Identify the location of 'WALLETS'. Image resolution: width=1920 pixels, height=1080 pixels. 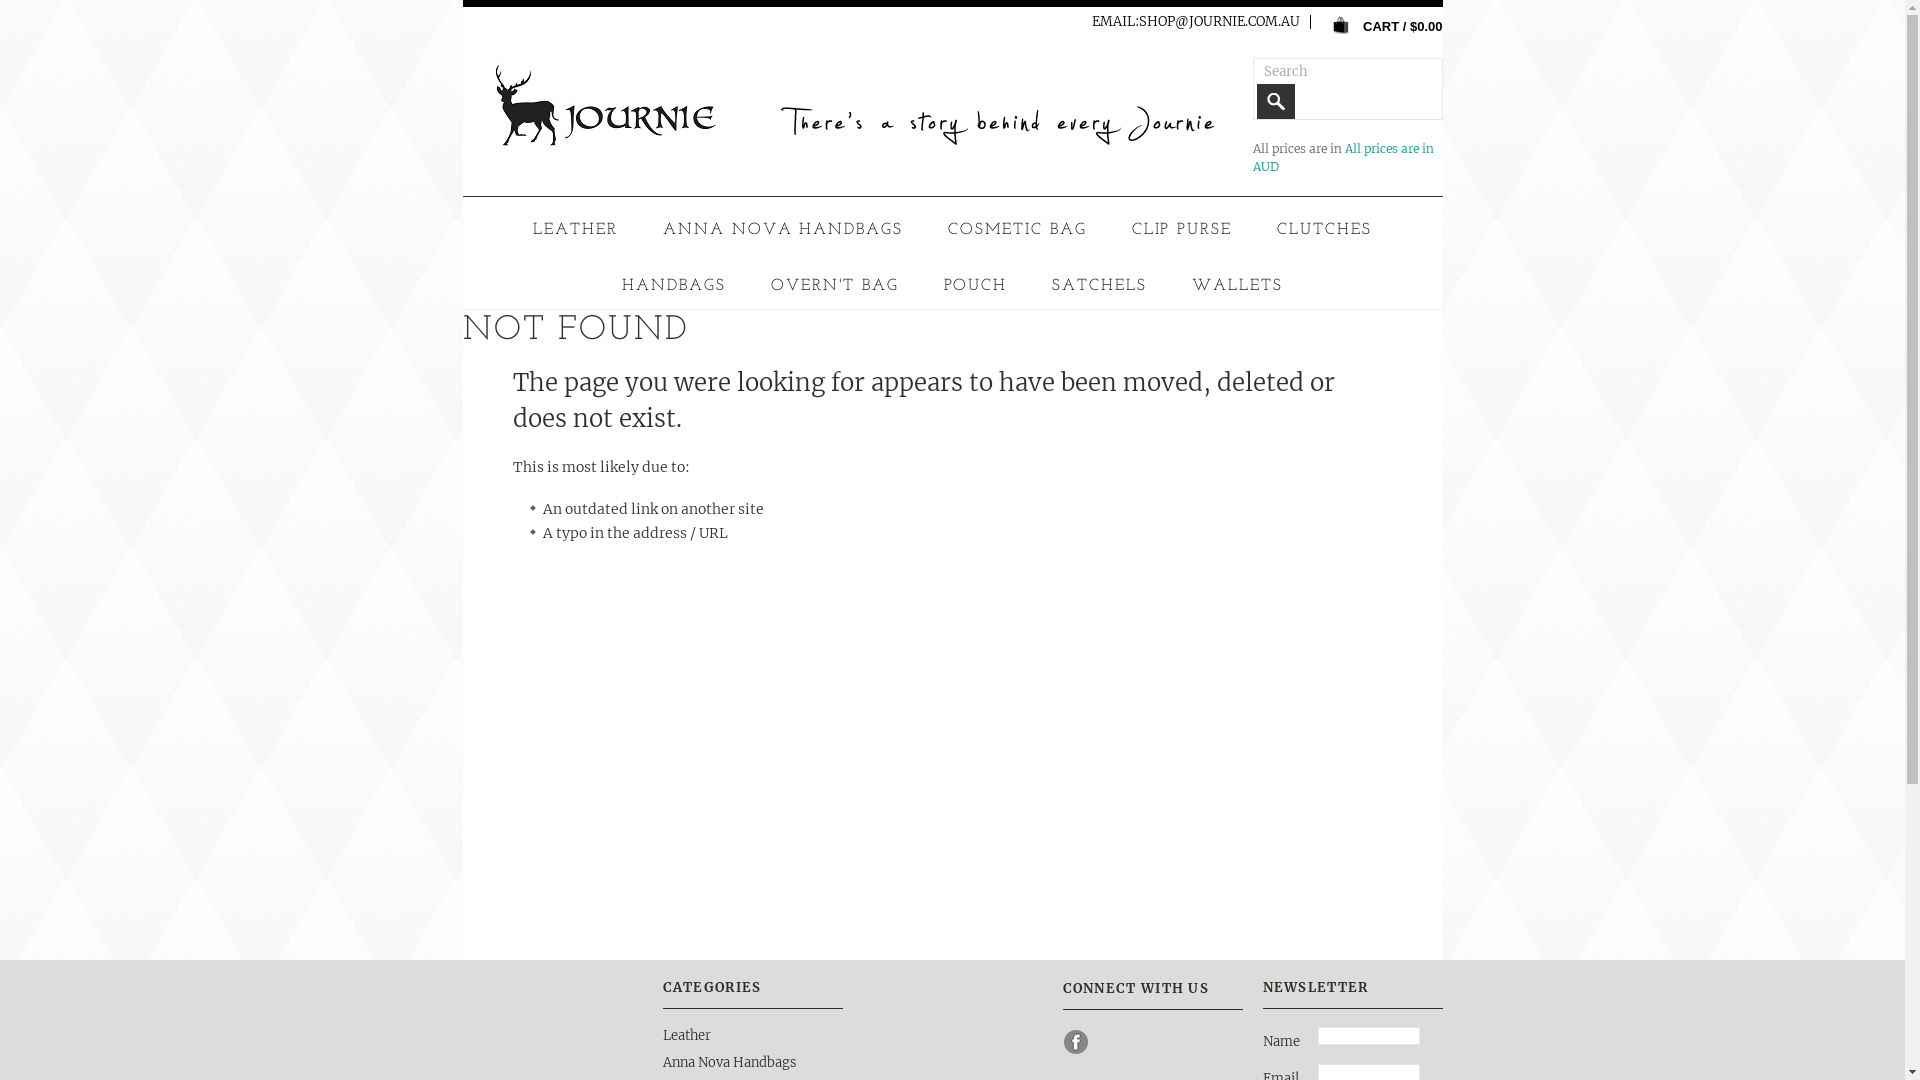
(1236, 285).